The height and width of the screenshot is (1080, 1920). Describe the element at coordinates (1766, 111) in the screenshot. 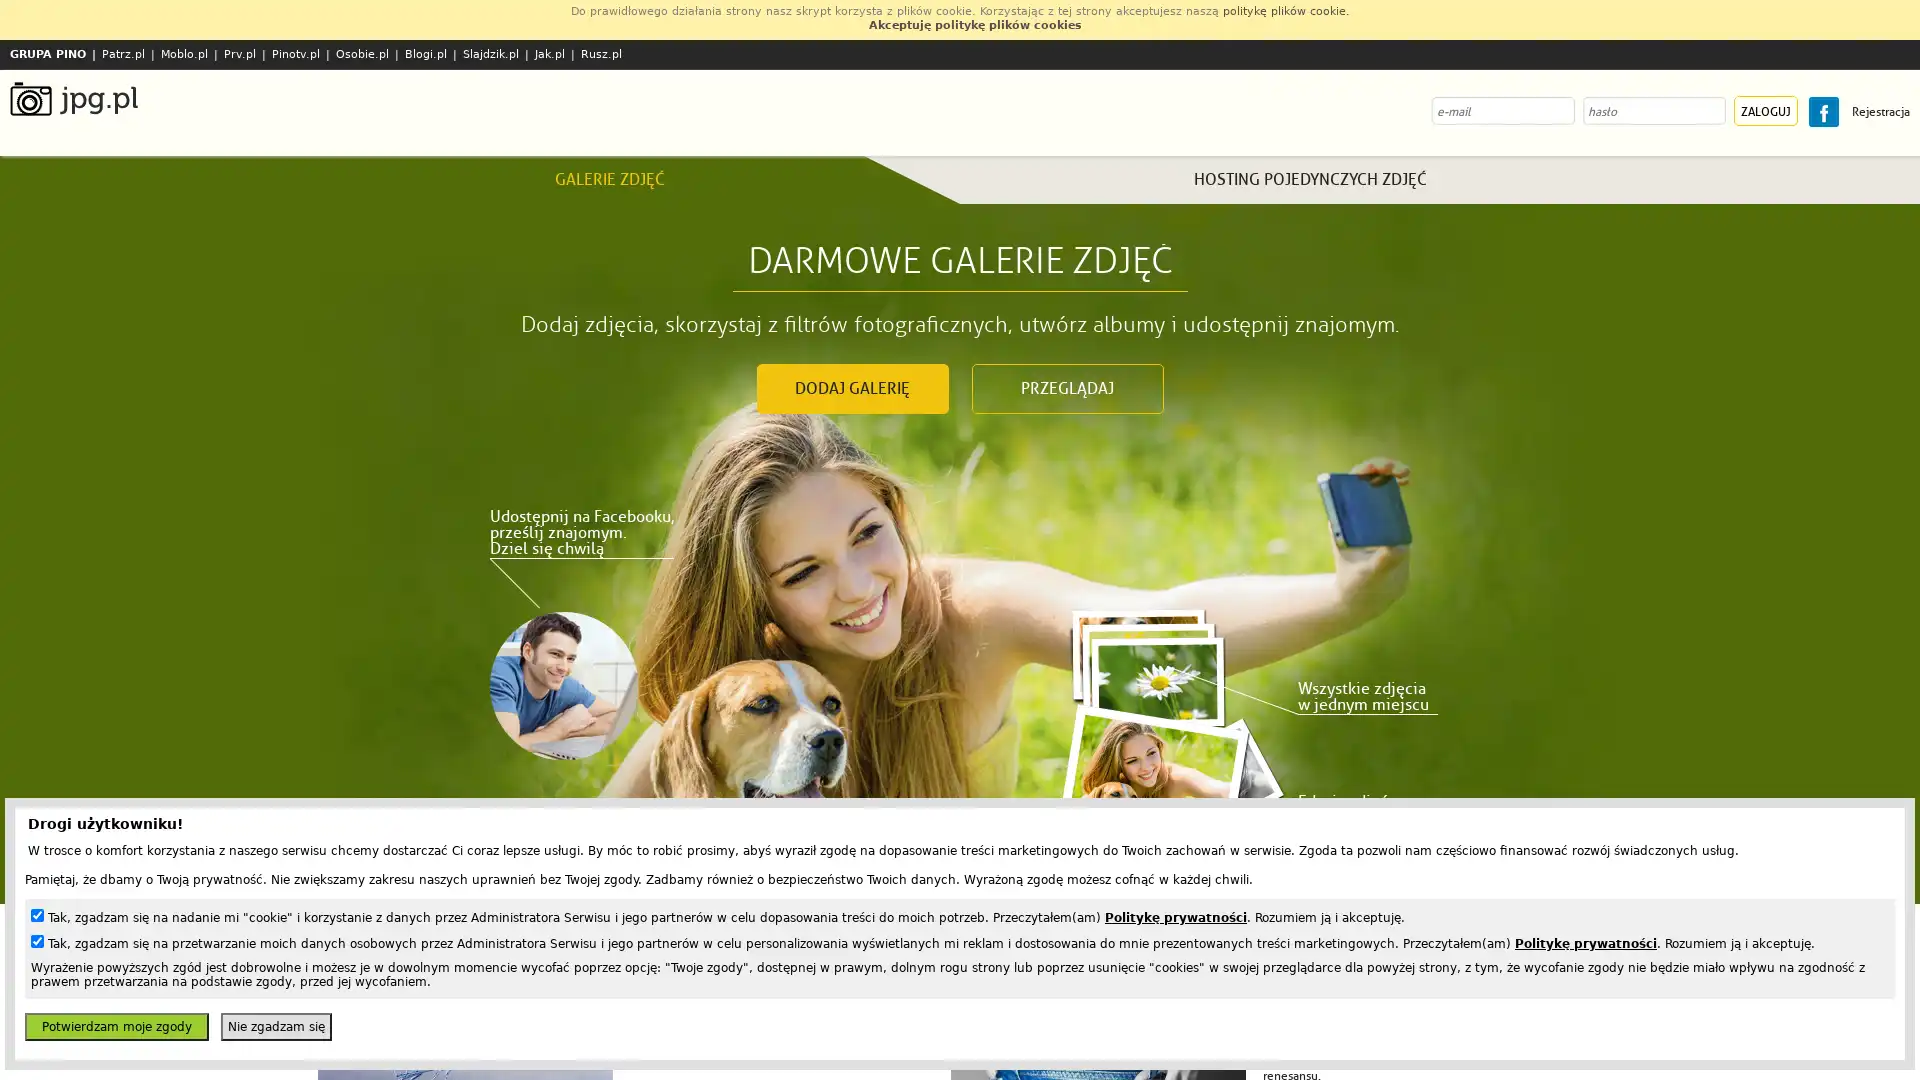

I see `Zaloguj` at that location.